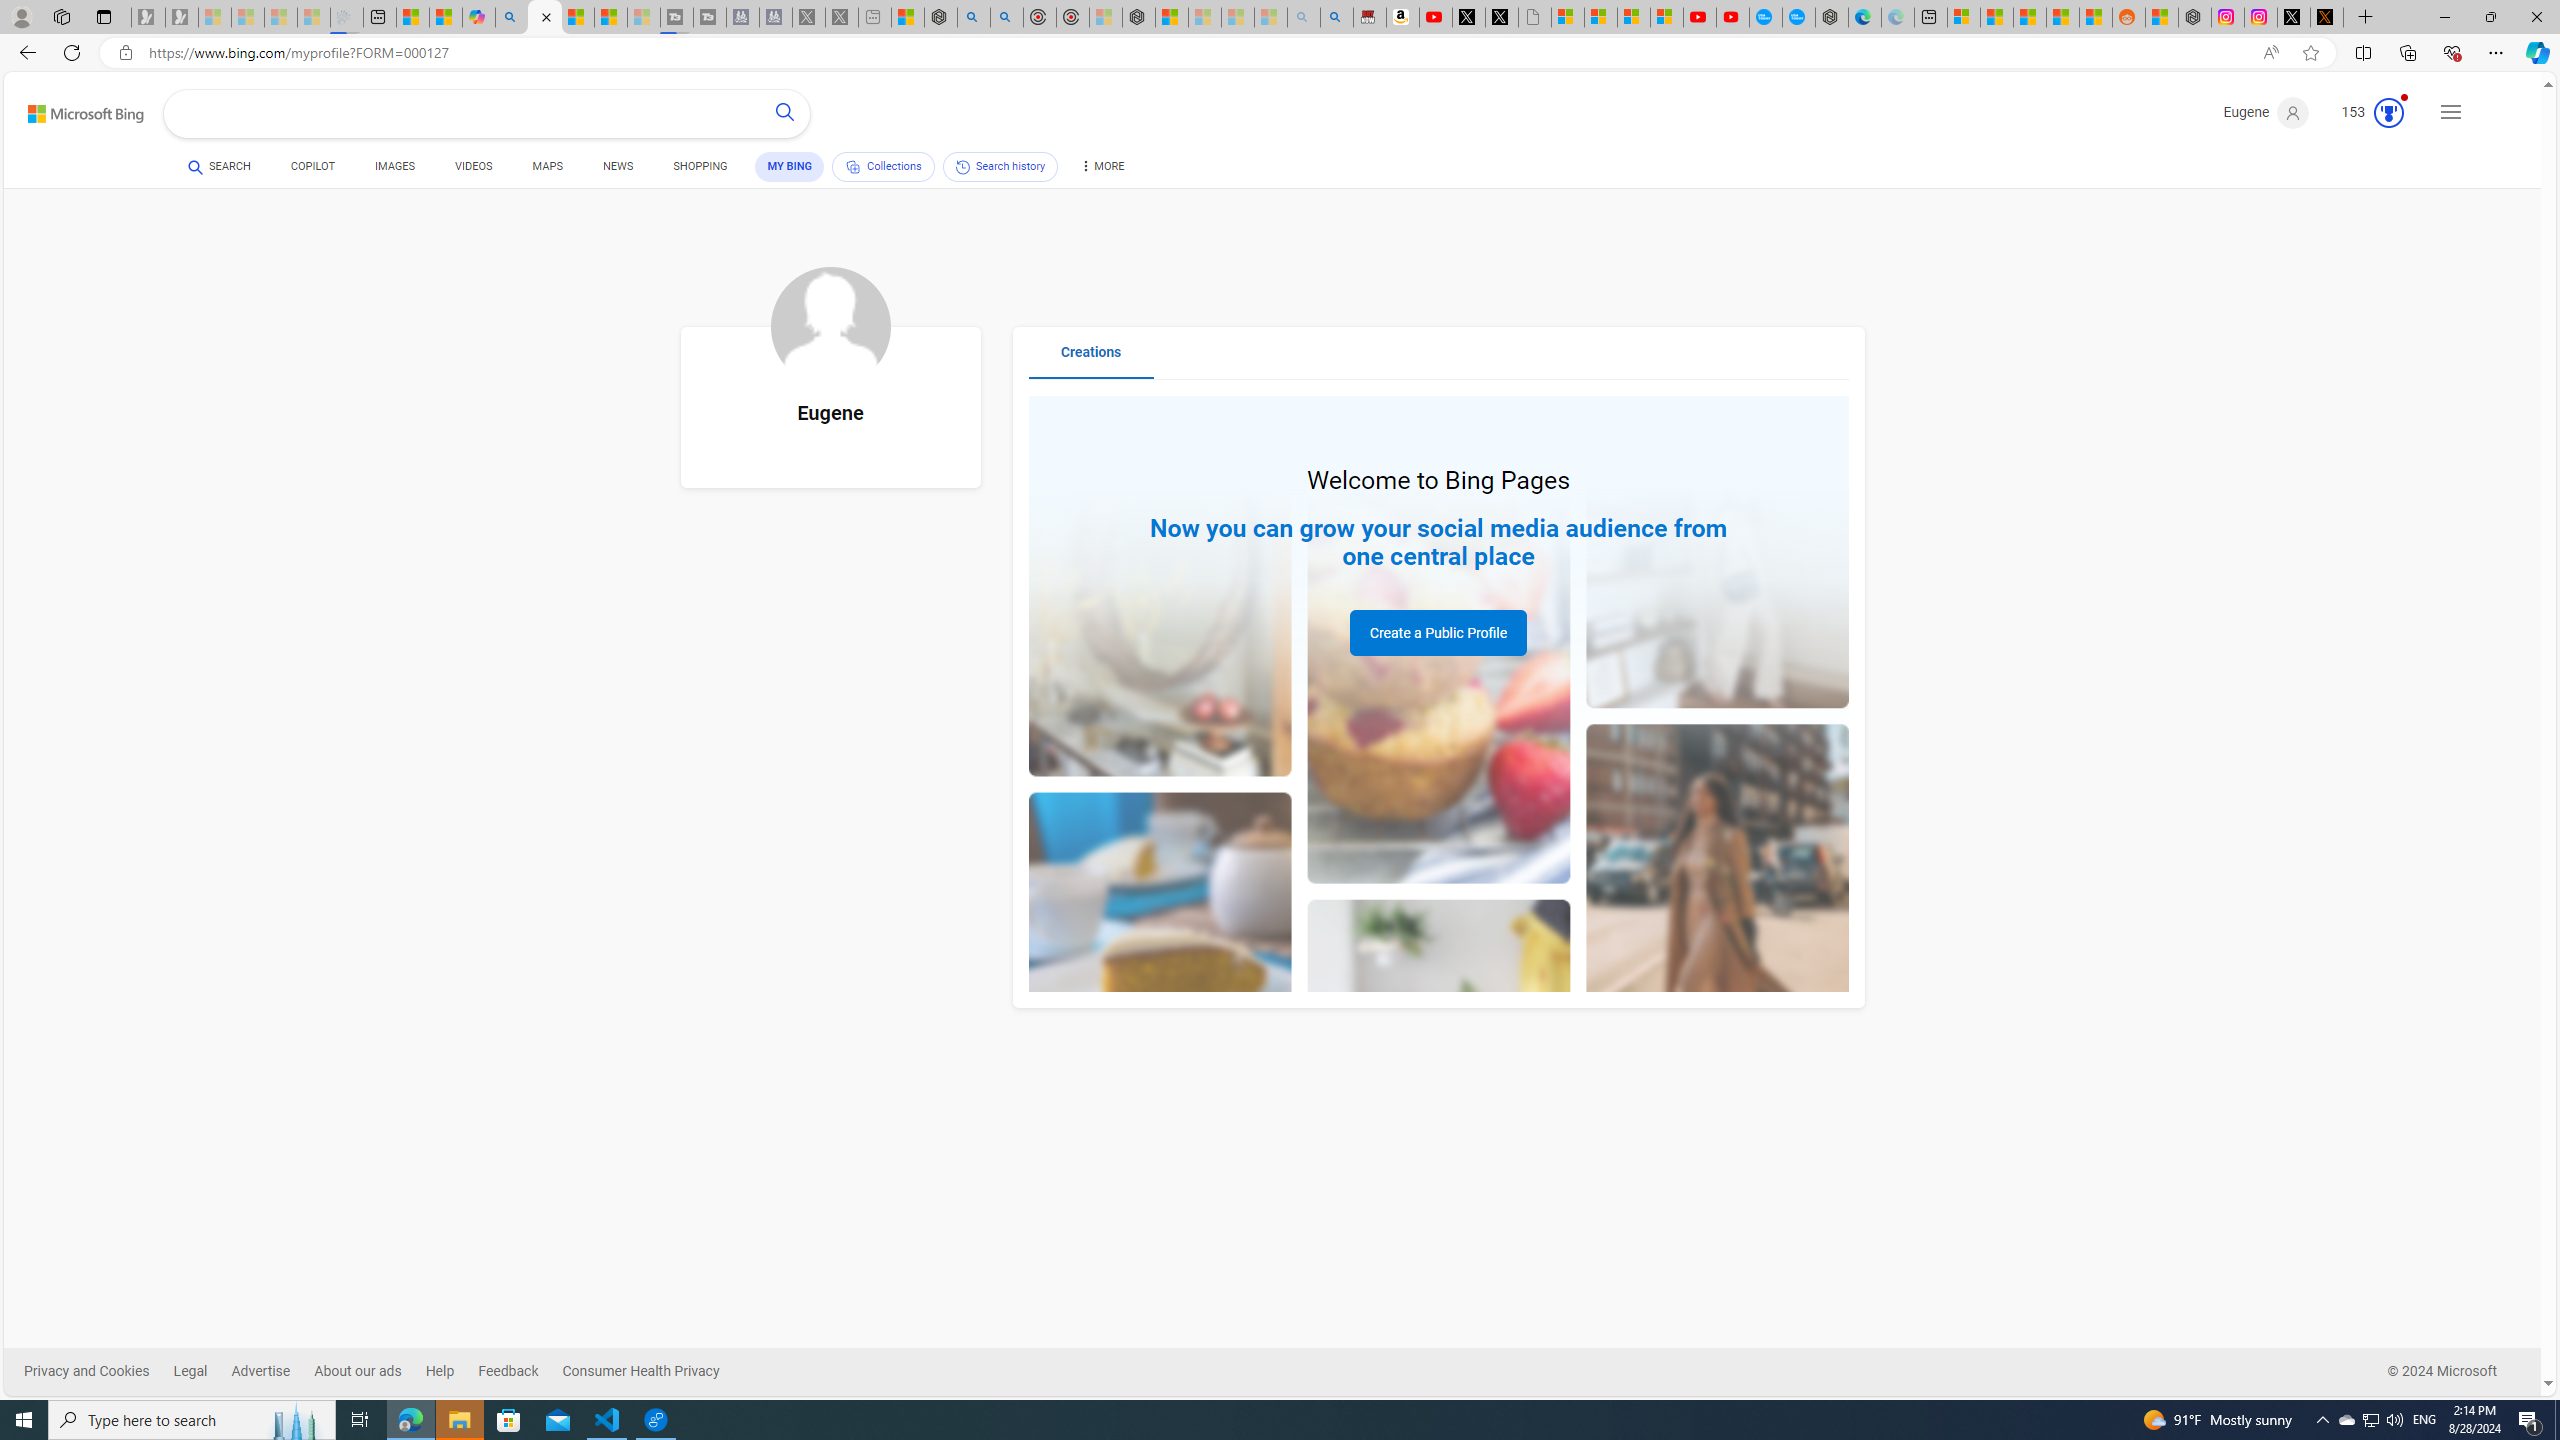  I want to click on 'About our ads', so click(368, 1371).